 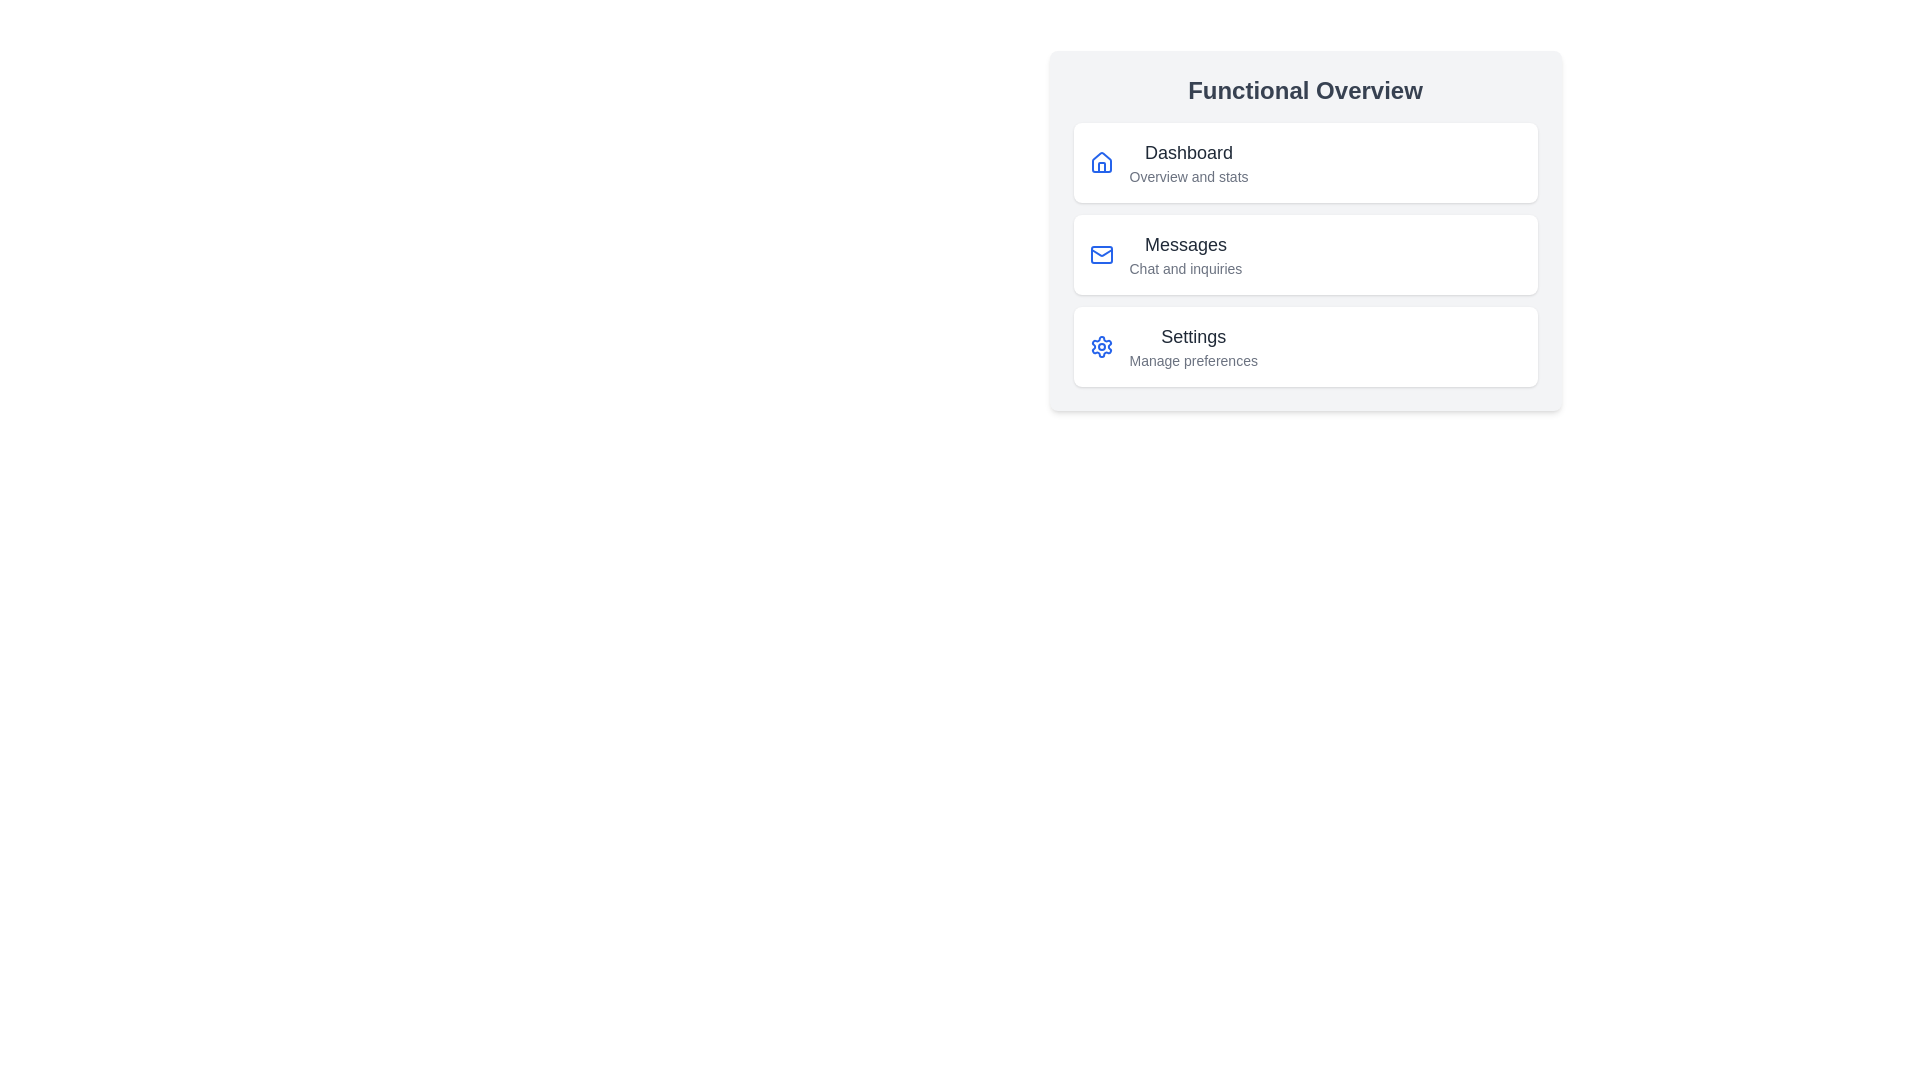 I want to click on the text label that reads 'Manage preferences', which is styled in gray and positioned under 'Settings', so click(x=1193, y=361).